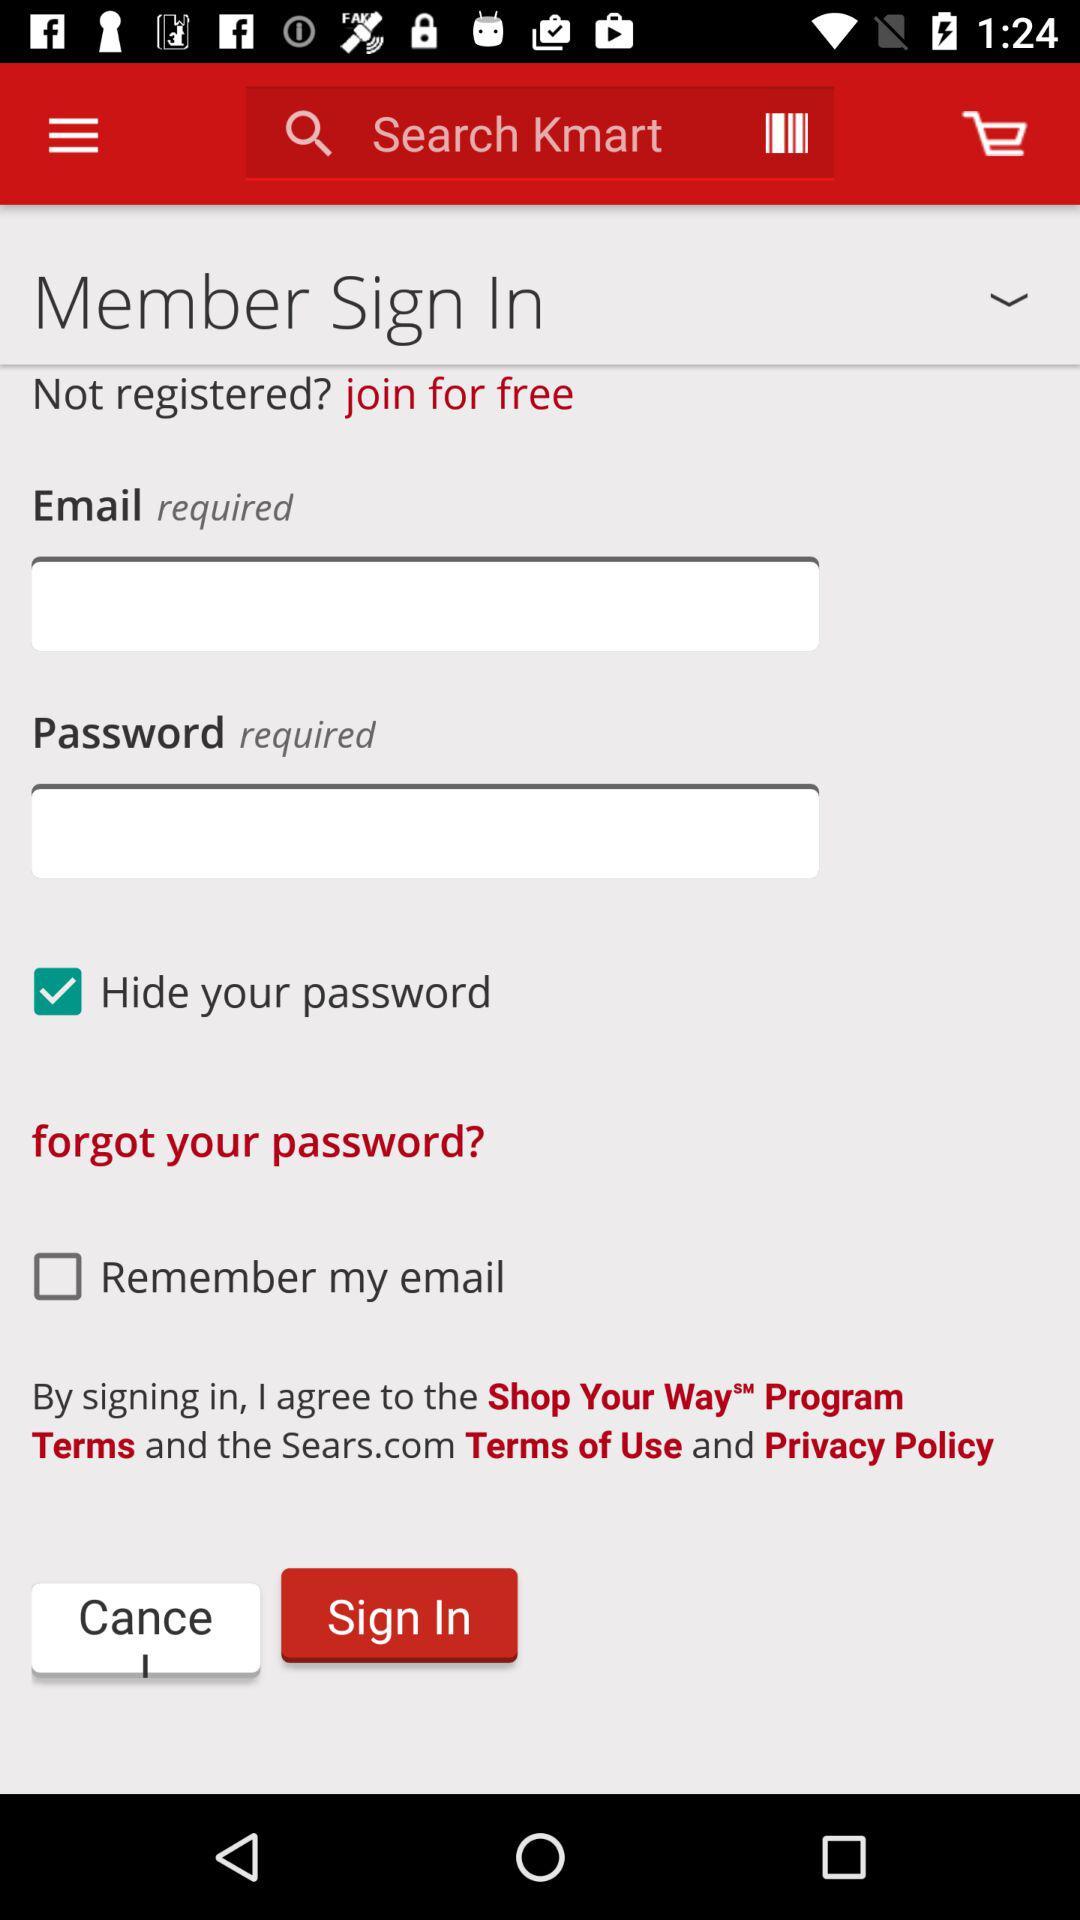 This screenshot has height=1920, width=1080. Describe the element at coordinates (994, 132) in the screenshot. I see `the icon above member sign in icon` at that location.